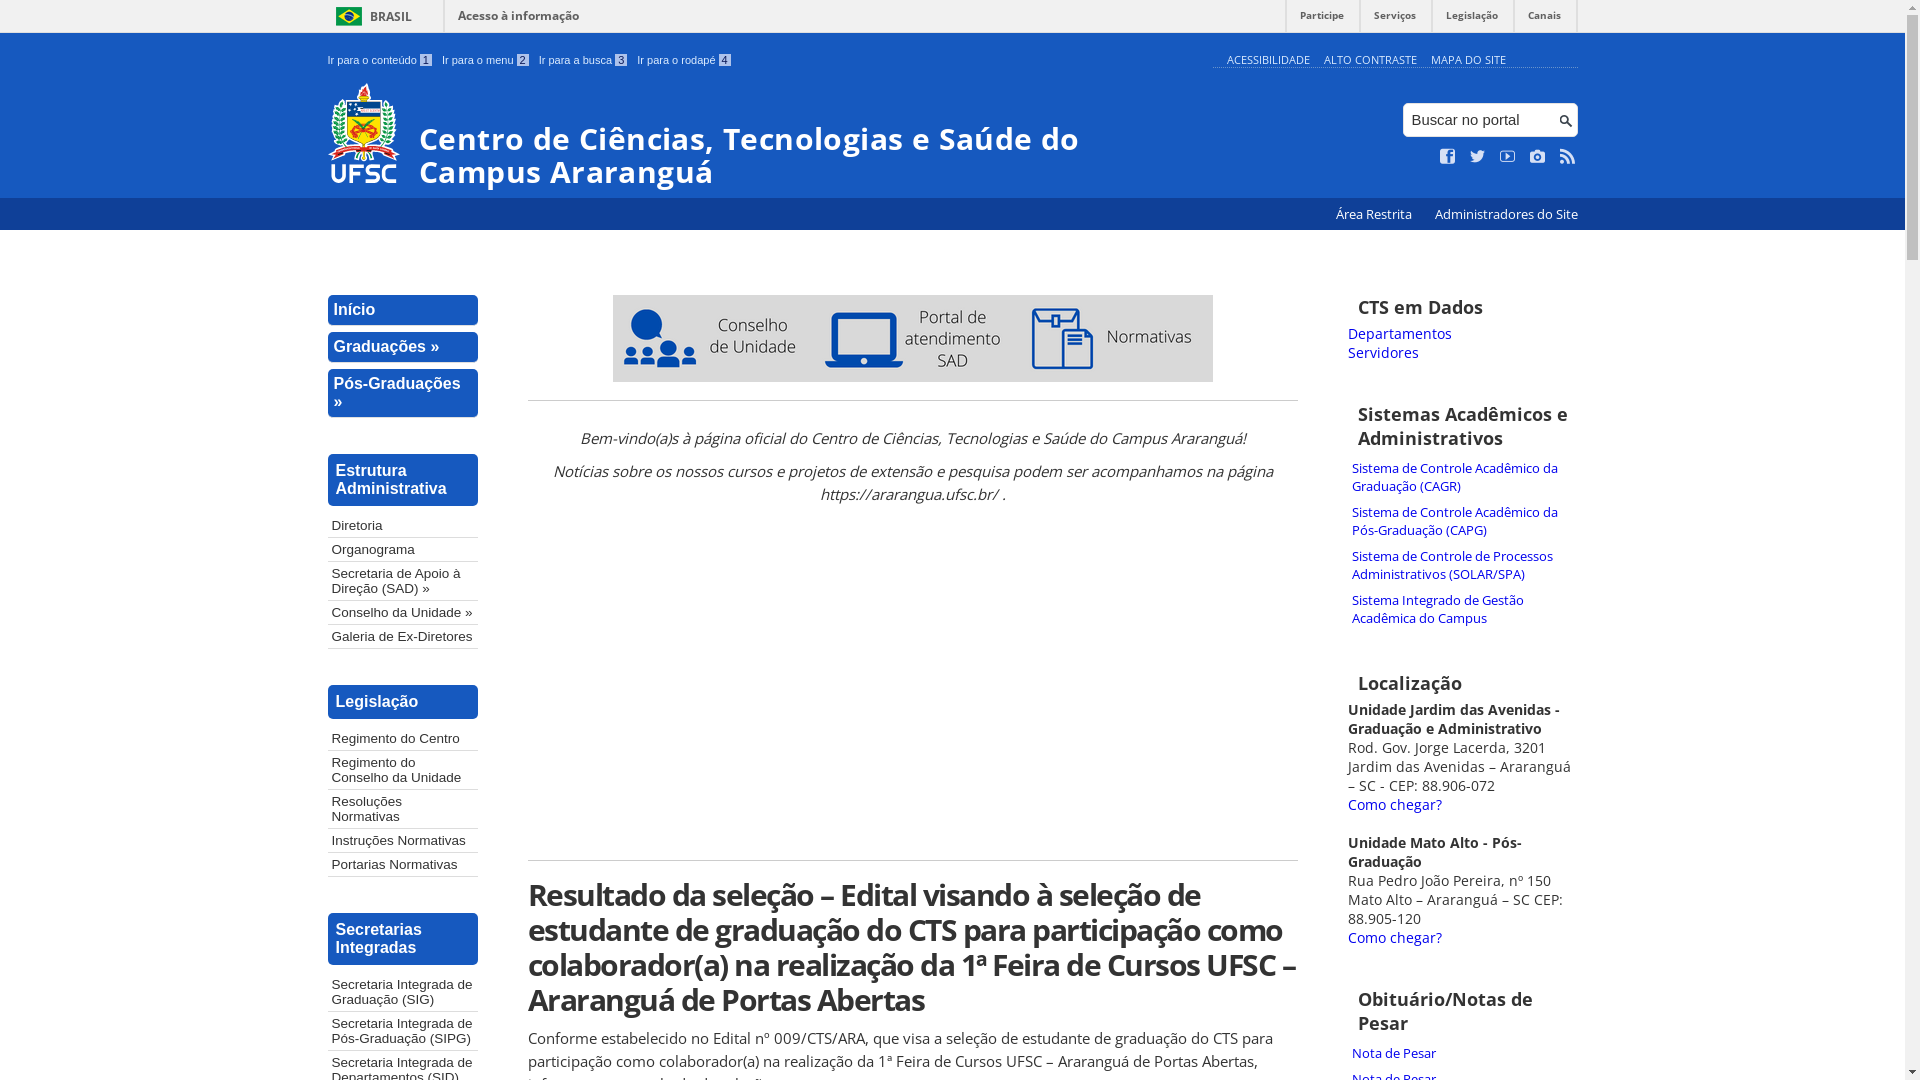 This screenshot has height=1080, width=1920. I want to click on 'Curta no Facebook', so click(1448, 156).